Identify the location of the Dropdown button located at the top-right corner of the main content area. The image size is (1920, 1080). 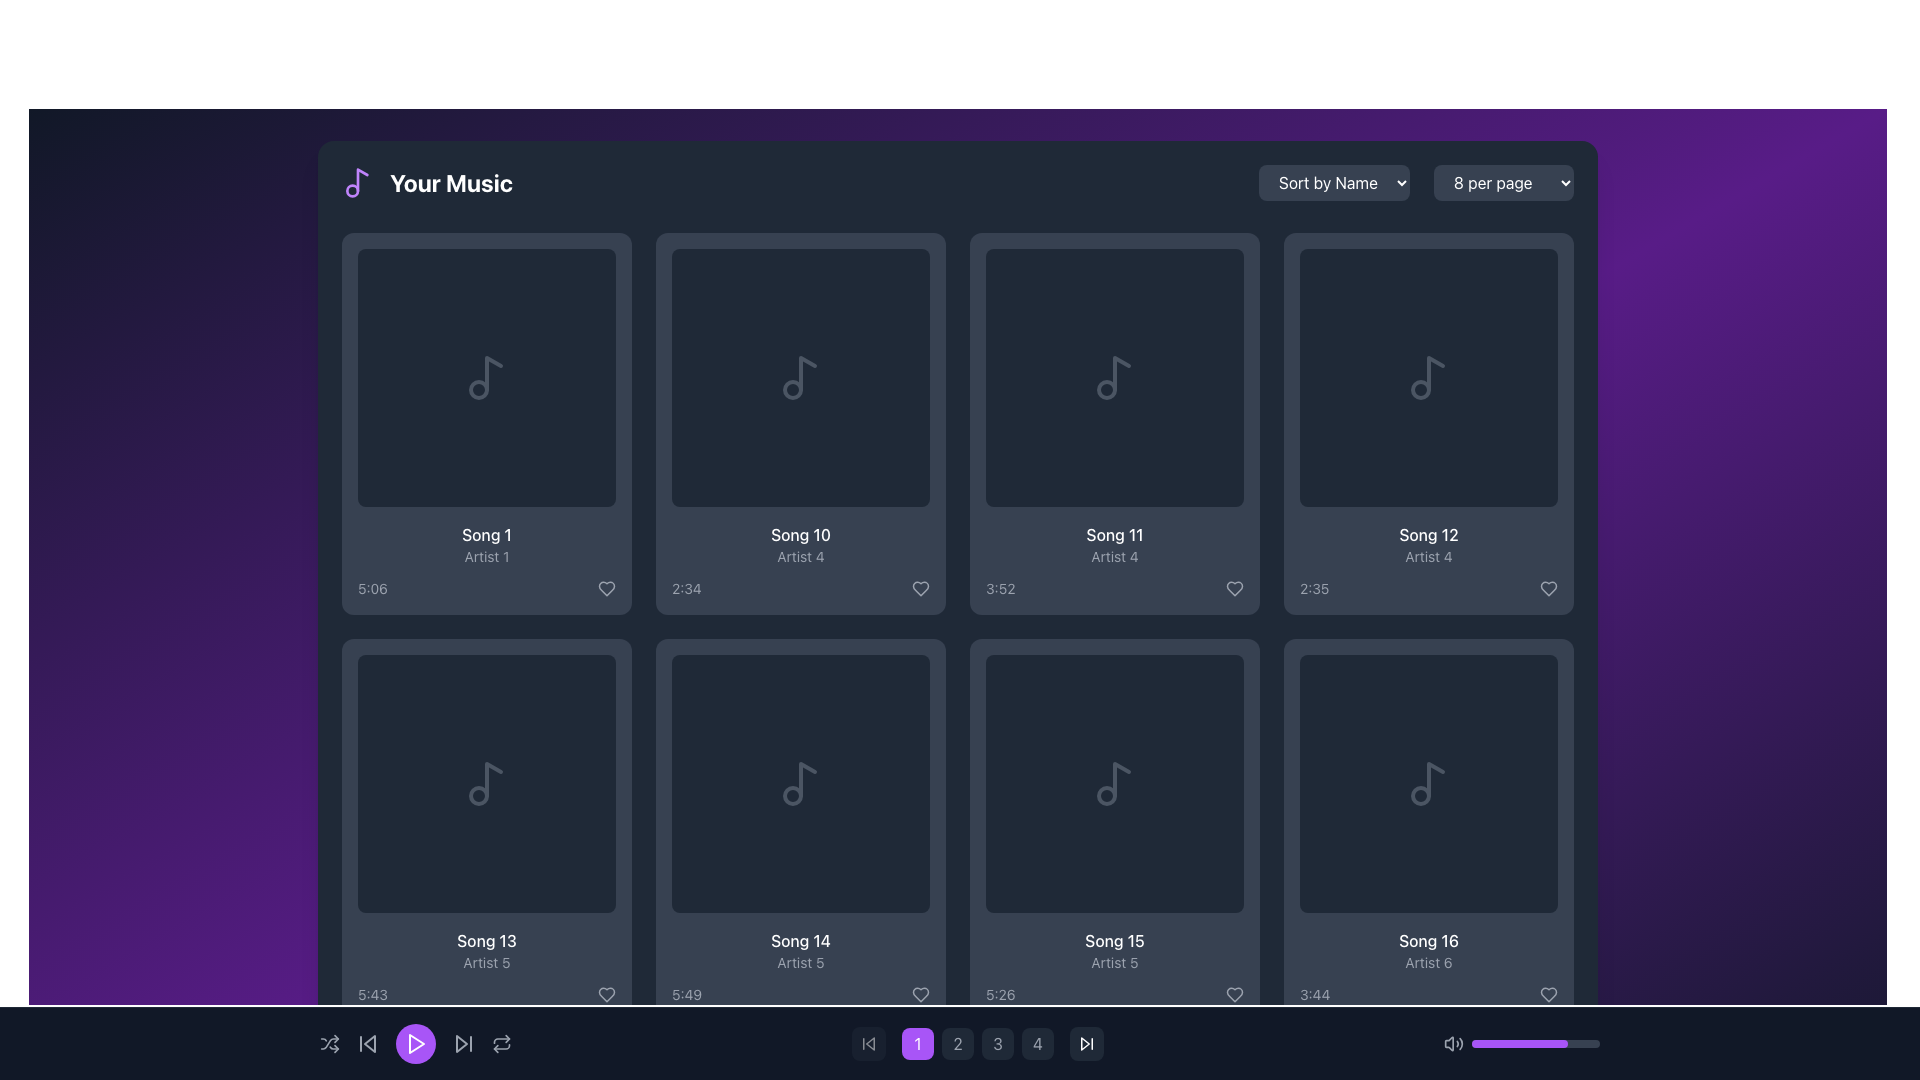
(1503, 182).